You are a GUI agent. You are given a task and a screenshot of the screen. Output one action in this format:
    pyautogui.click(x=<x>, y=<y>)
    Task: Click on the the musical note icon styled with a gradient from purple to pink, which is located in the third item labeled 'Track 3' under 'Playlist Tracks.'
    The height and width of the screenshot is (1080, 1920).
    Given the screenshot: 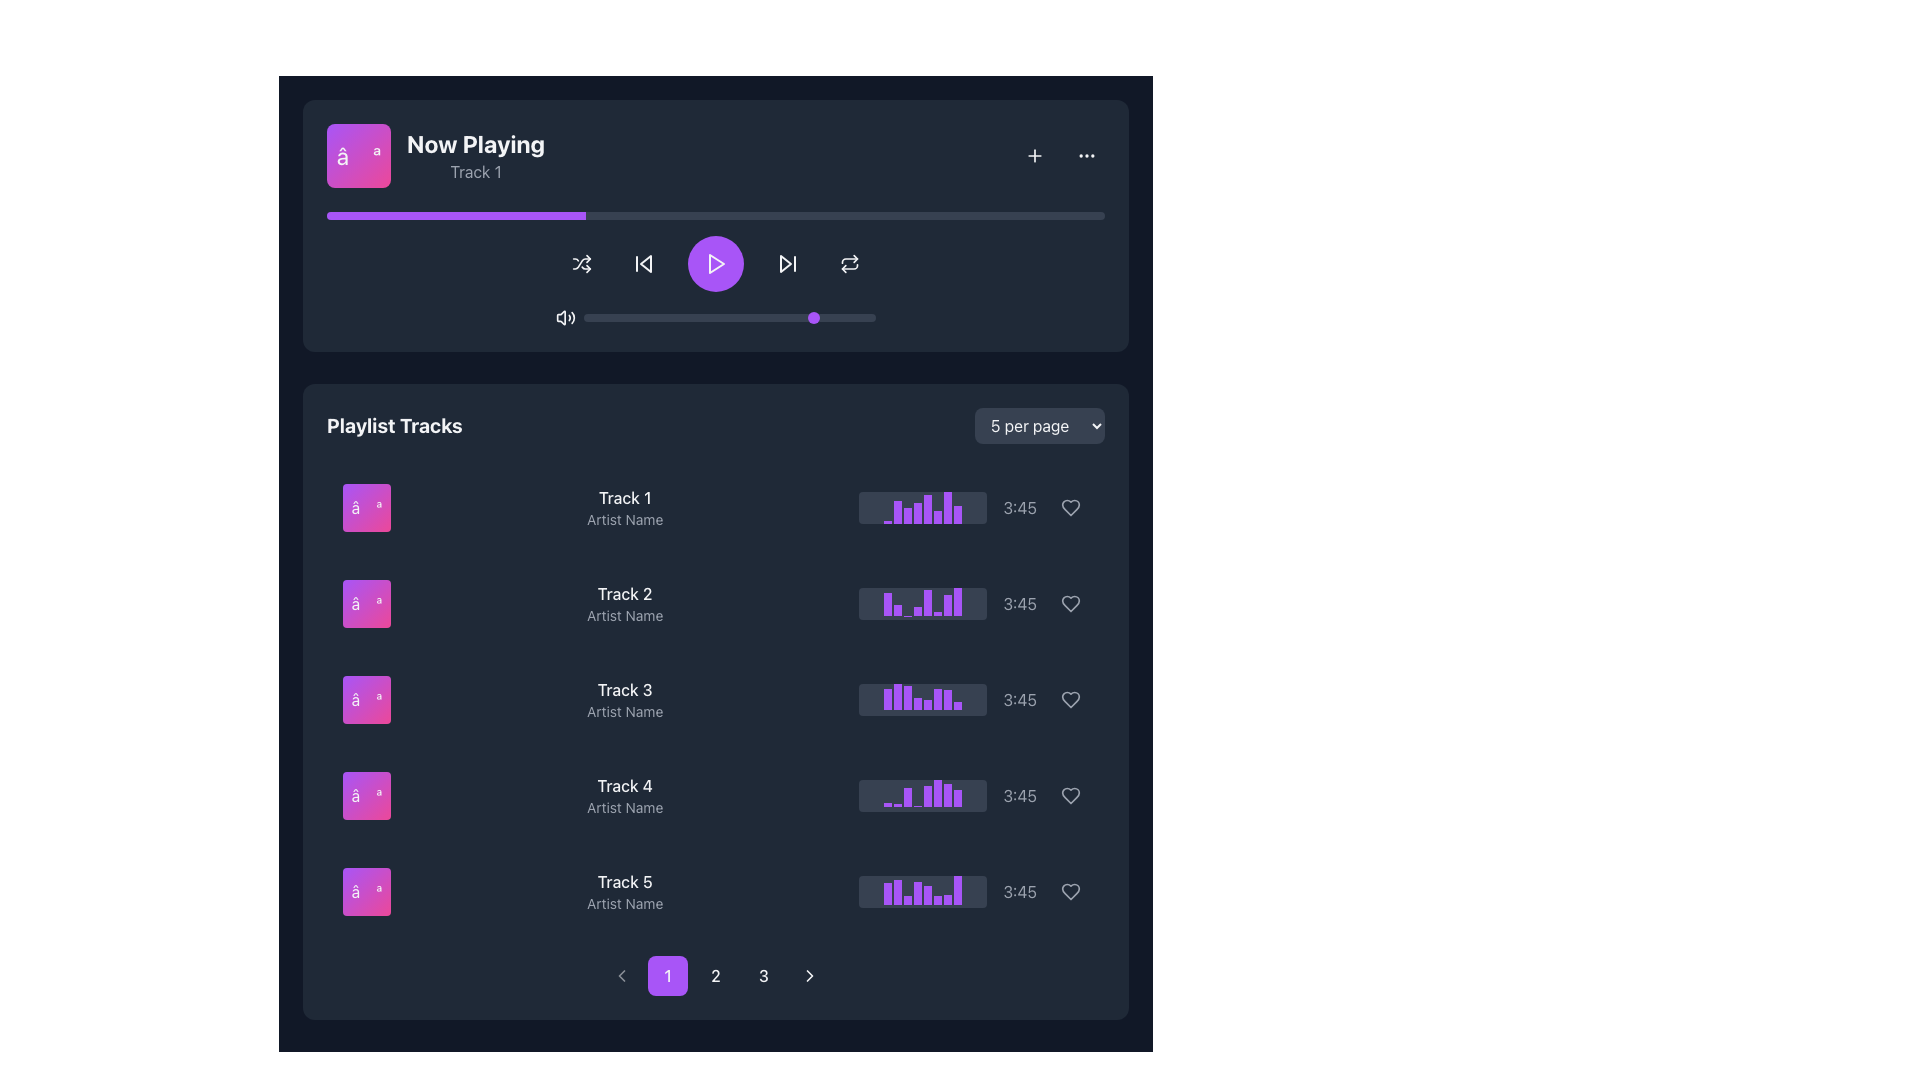 What is the action you would take?
    pyautogui.click(x=366, y=698)
    